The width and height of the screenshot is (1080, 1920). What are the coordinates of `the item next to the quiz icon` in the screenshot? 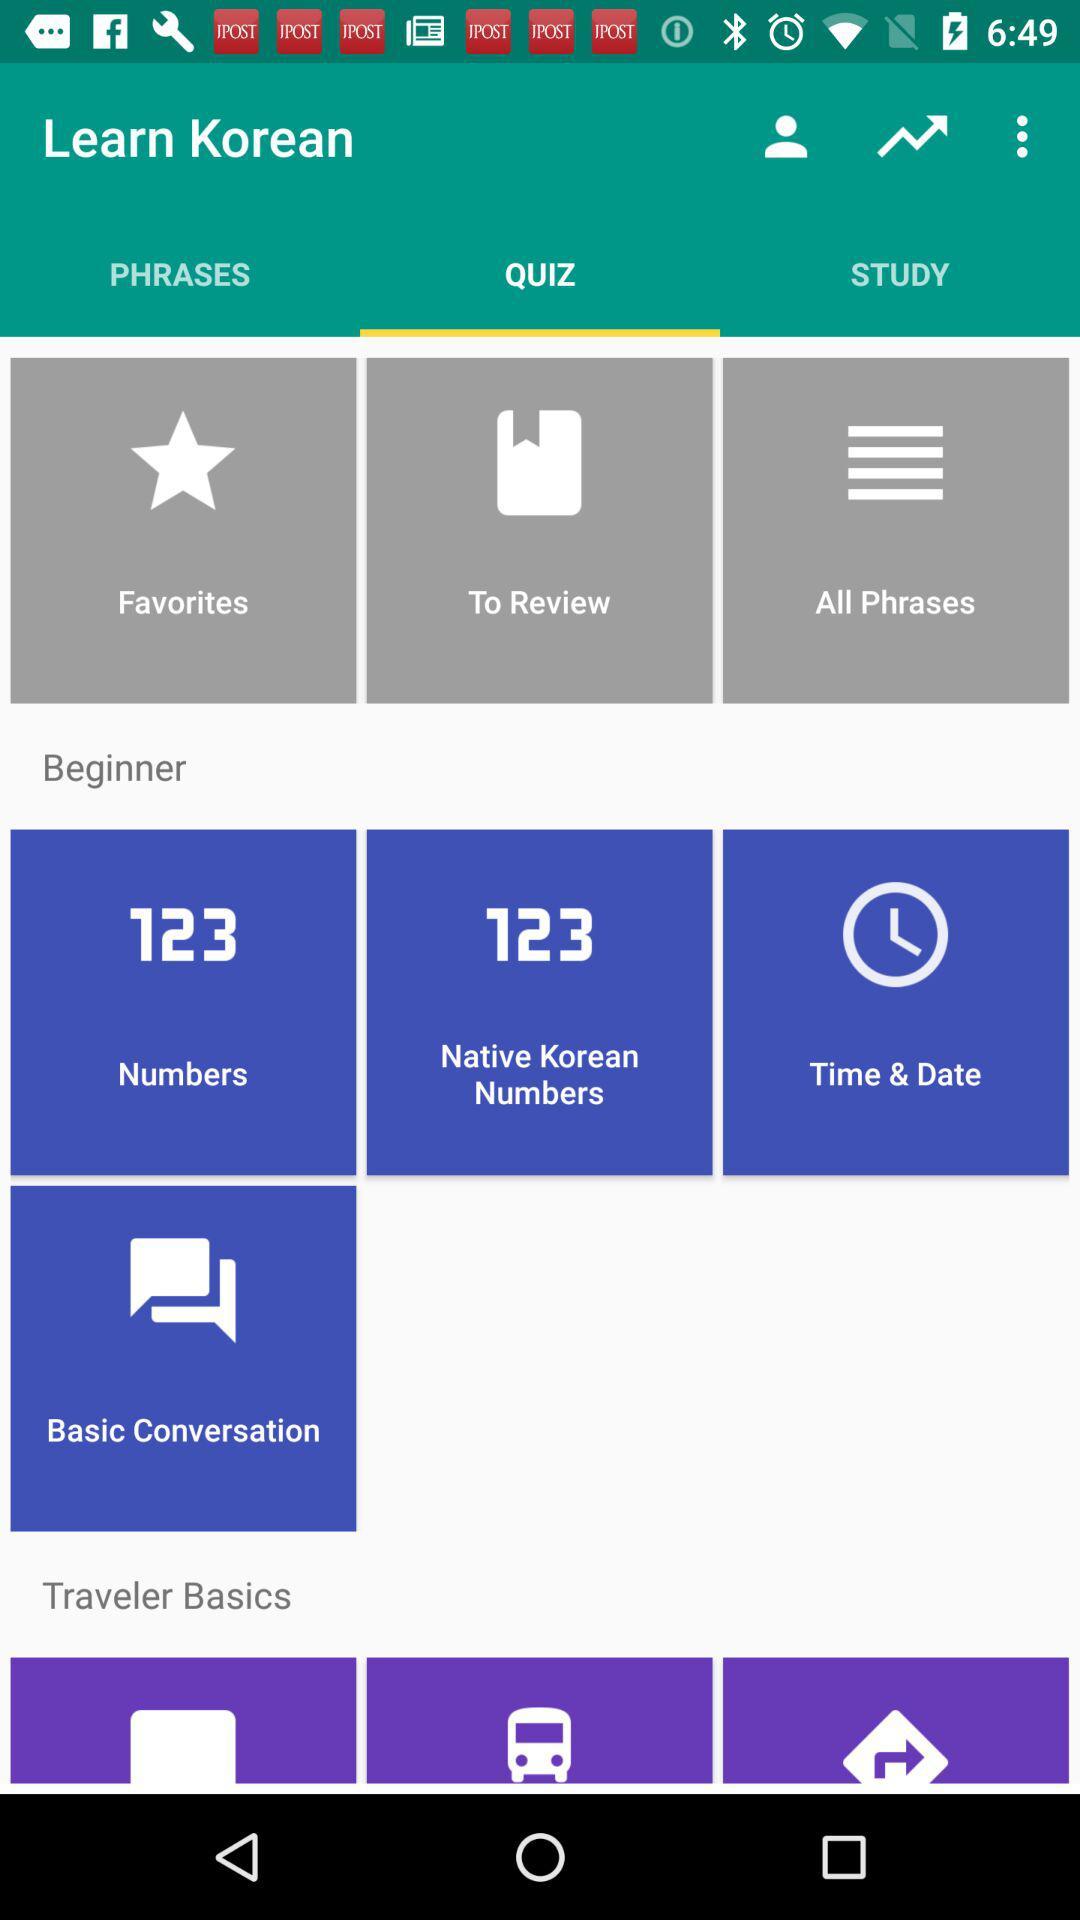 It's located at (898, 272).